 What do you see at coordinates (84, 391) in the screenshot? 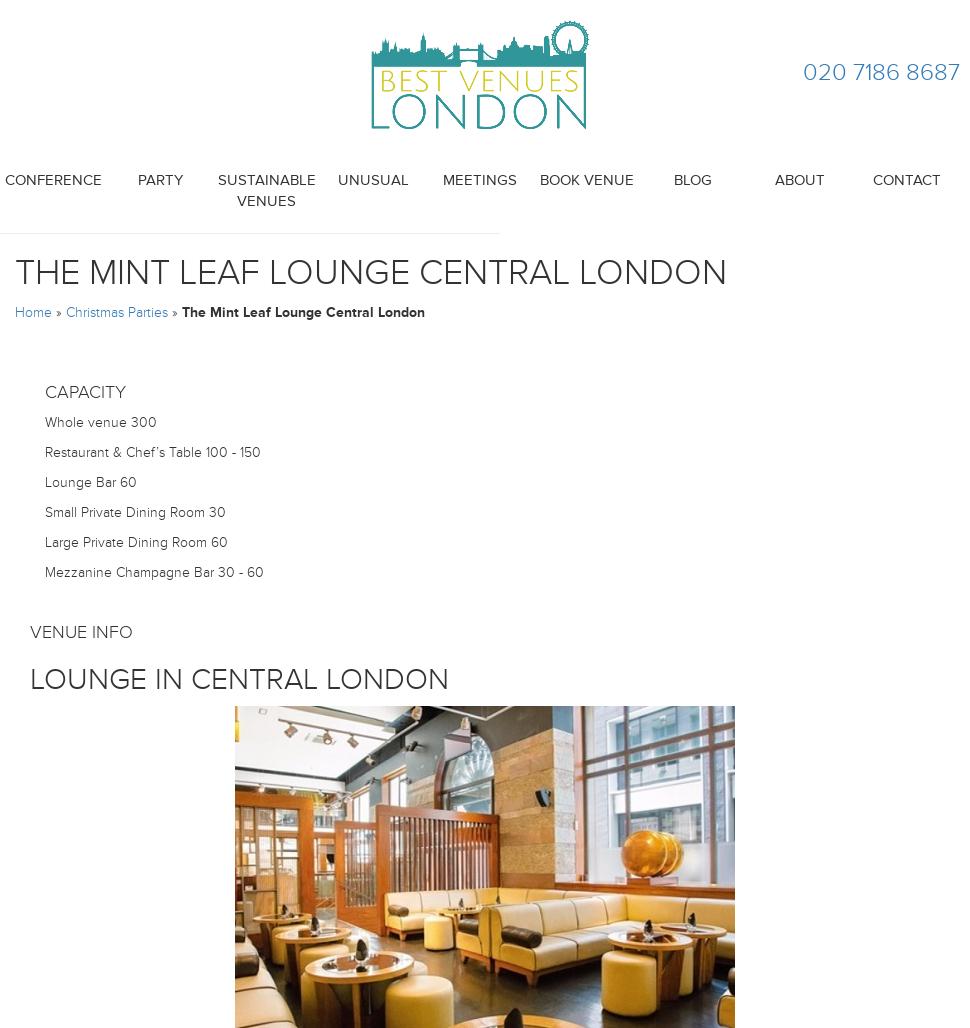
I see `'Capacity'` at bounding box center [84, 391].